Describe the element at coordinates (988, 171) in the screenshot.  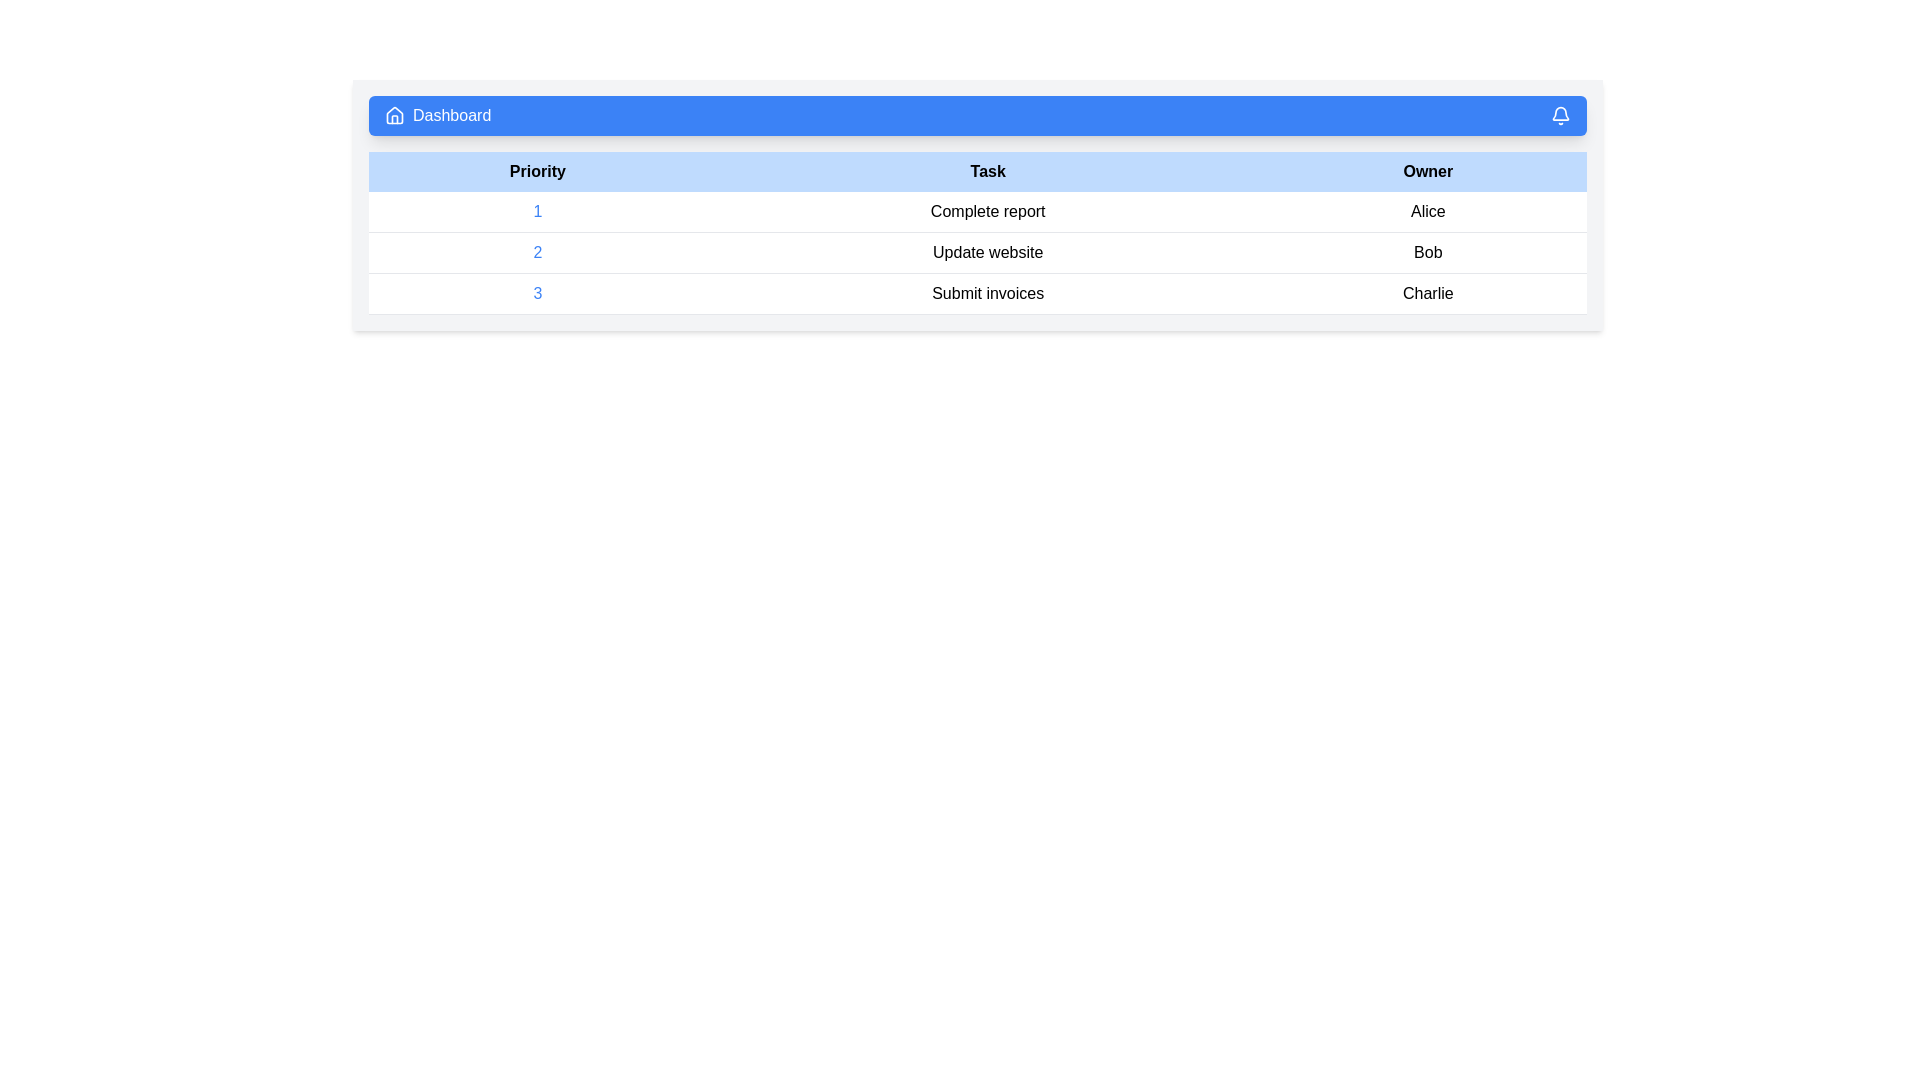
I see `the 'Task' column header in the table, which is the second column header positioned between the 'Priority' and 'Owner' columns` at that location.